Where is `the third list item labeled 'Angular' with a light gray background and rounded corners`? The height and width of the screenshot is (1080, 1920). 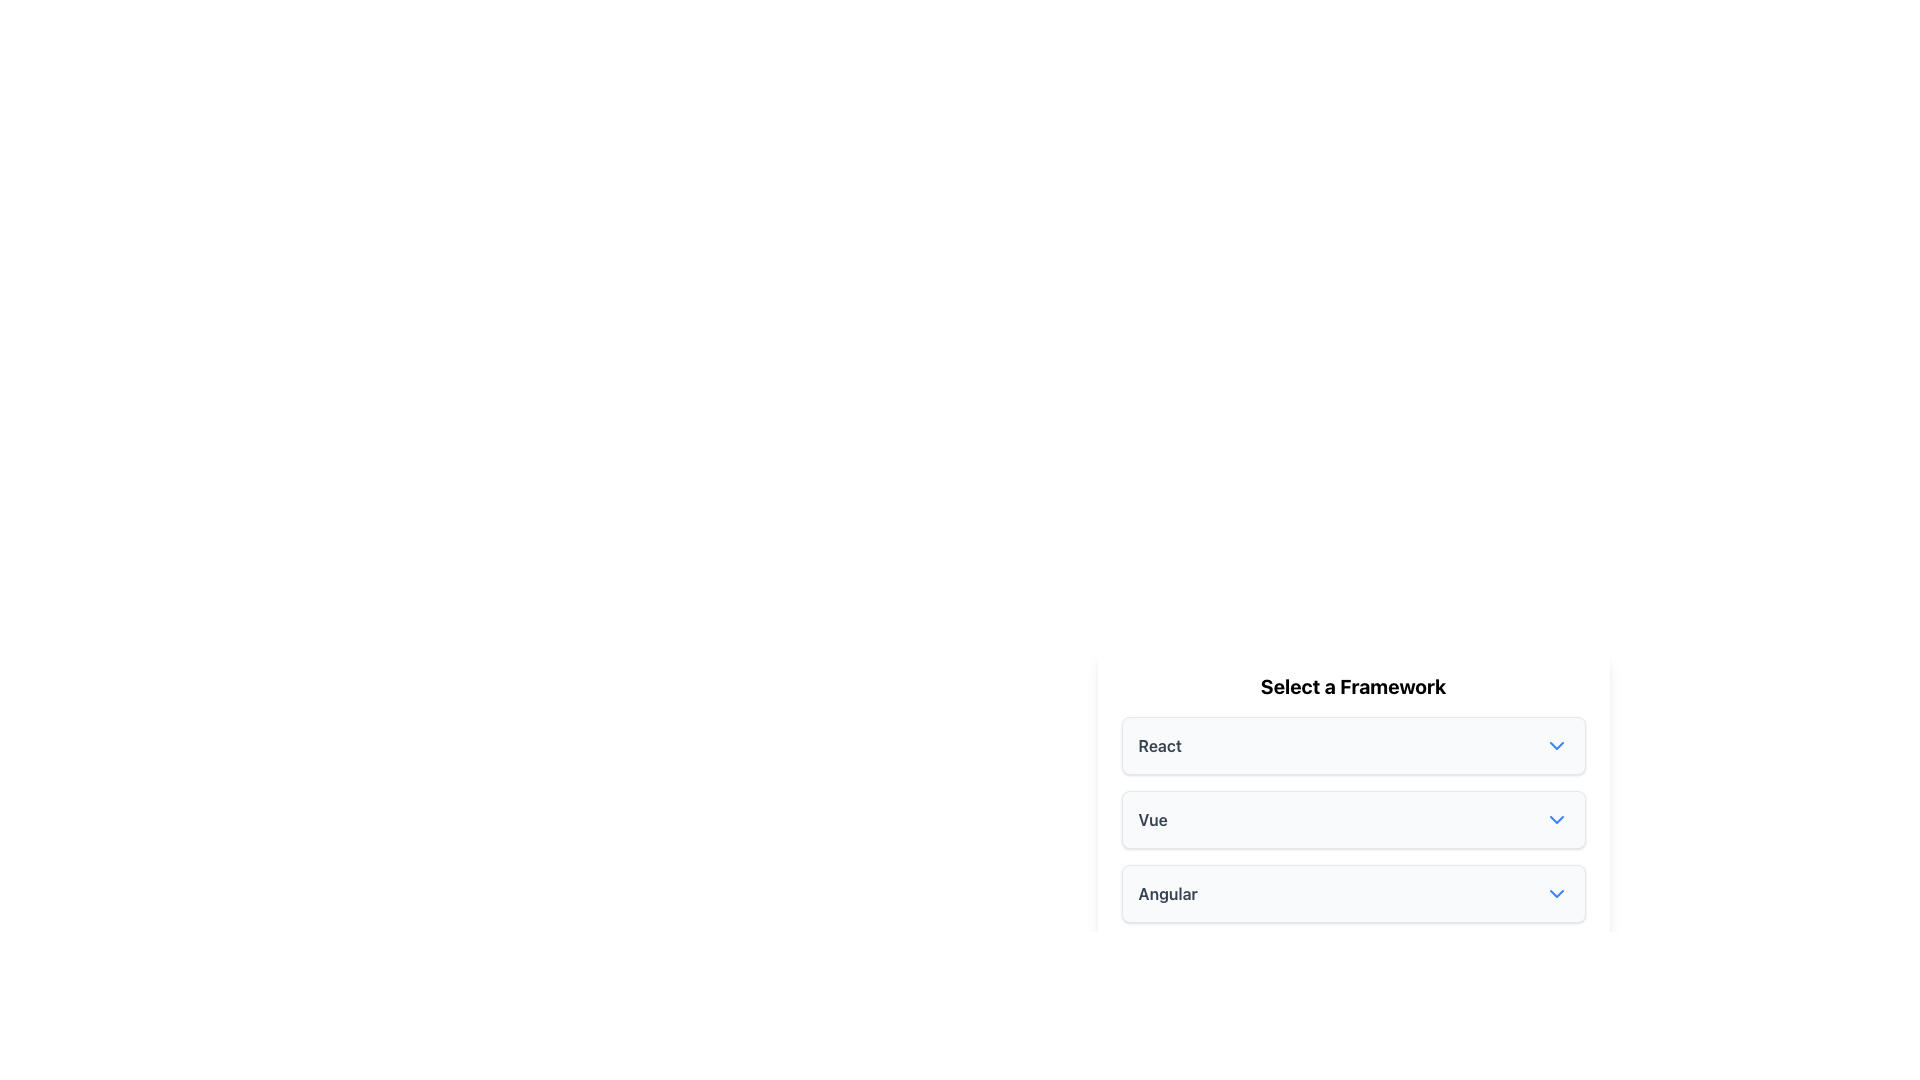
the third list item labeled 'Angular' with a light gray background and rounded corners is located at coordinates (1353, 893).